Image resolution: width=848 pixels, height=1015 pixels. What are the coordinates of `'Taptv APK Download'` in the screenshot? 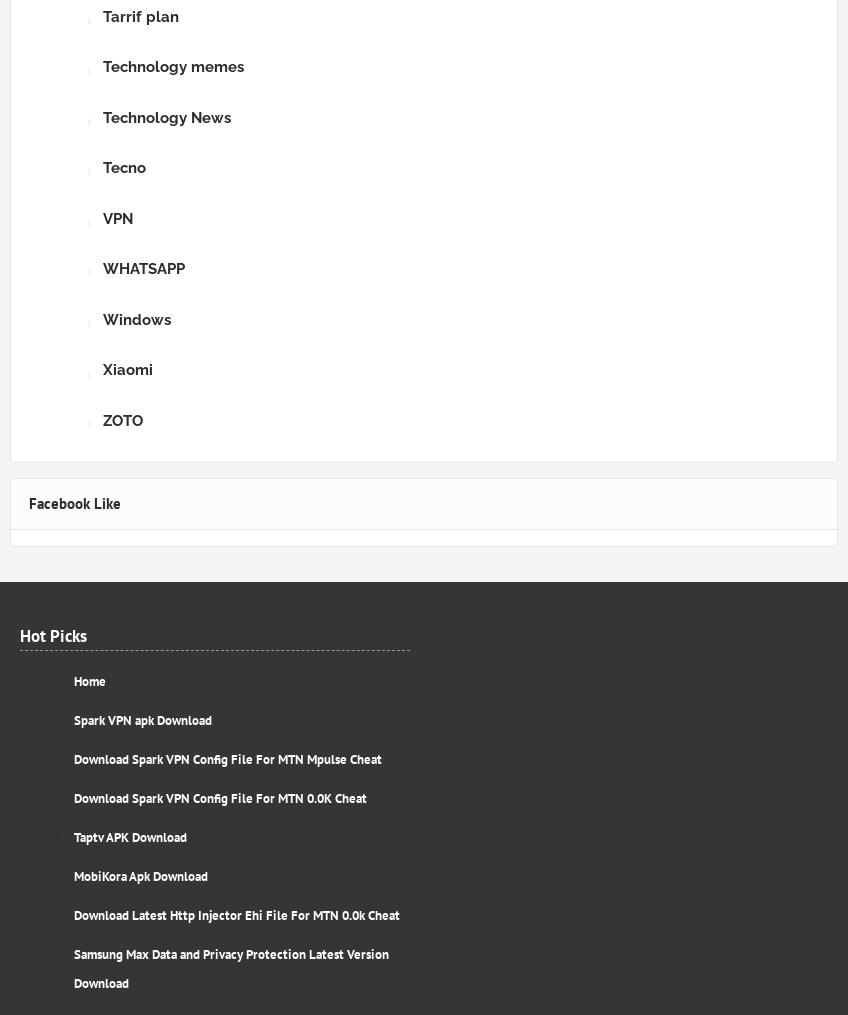 It's located at (129, 836).